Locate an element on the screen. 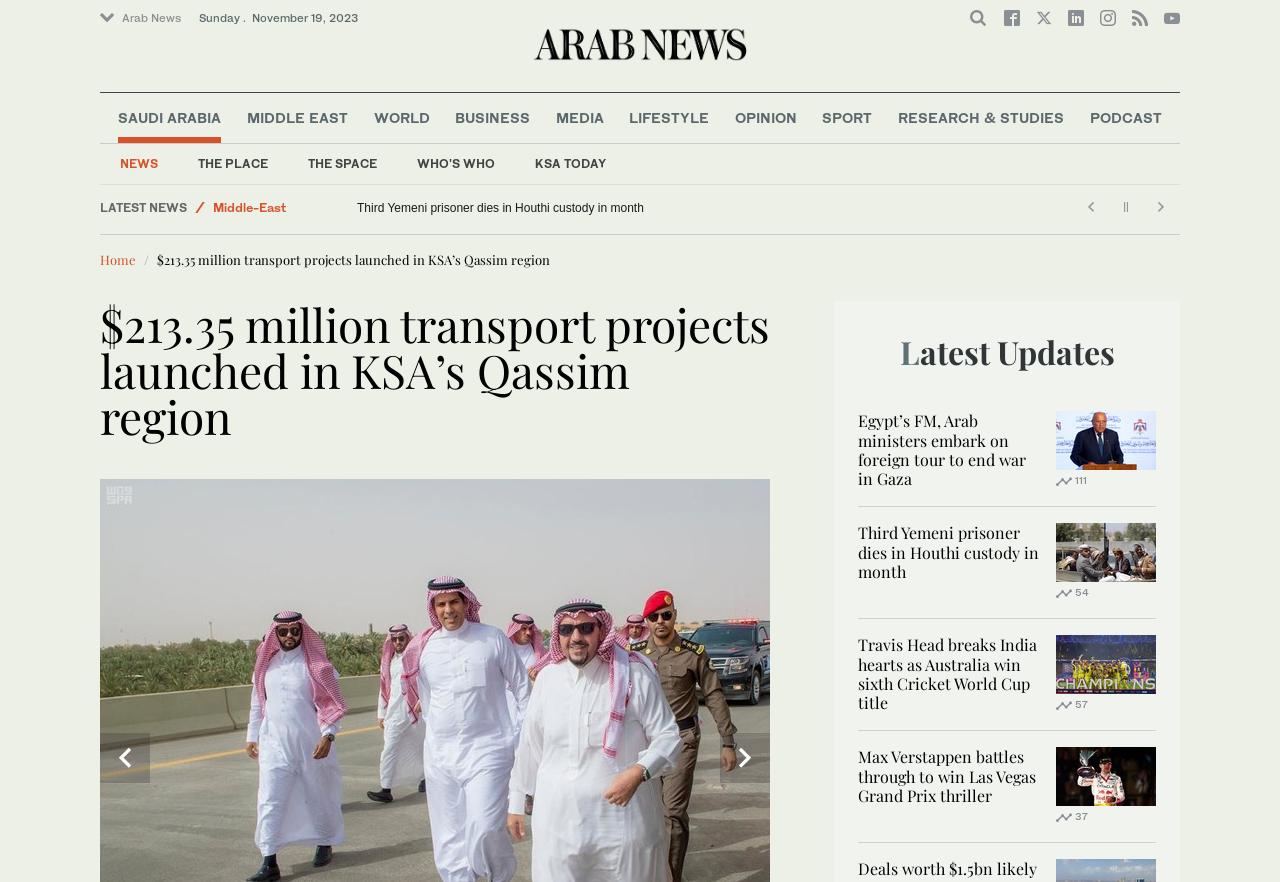 This screenshot has height=882, width=1280. 'Arab News FR' is located at coordinates (165, 114).